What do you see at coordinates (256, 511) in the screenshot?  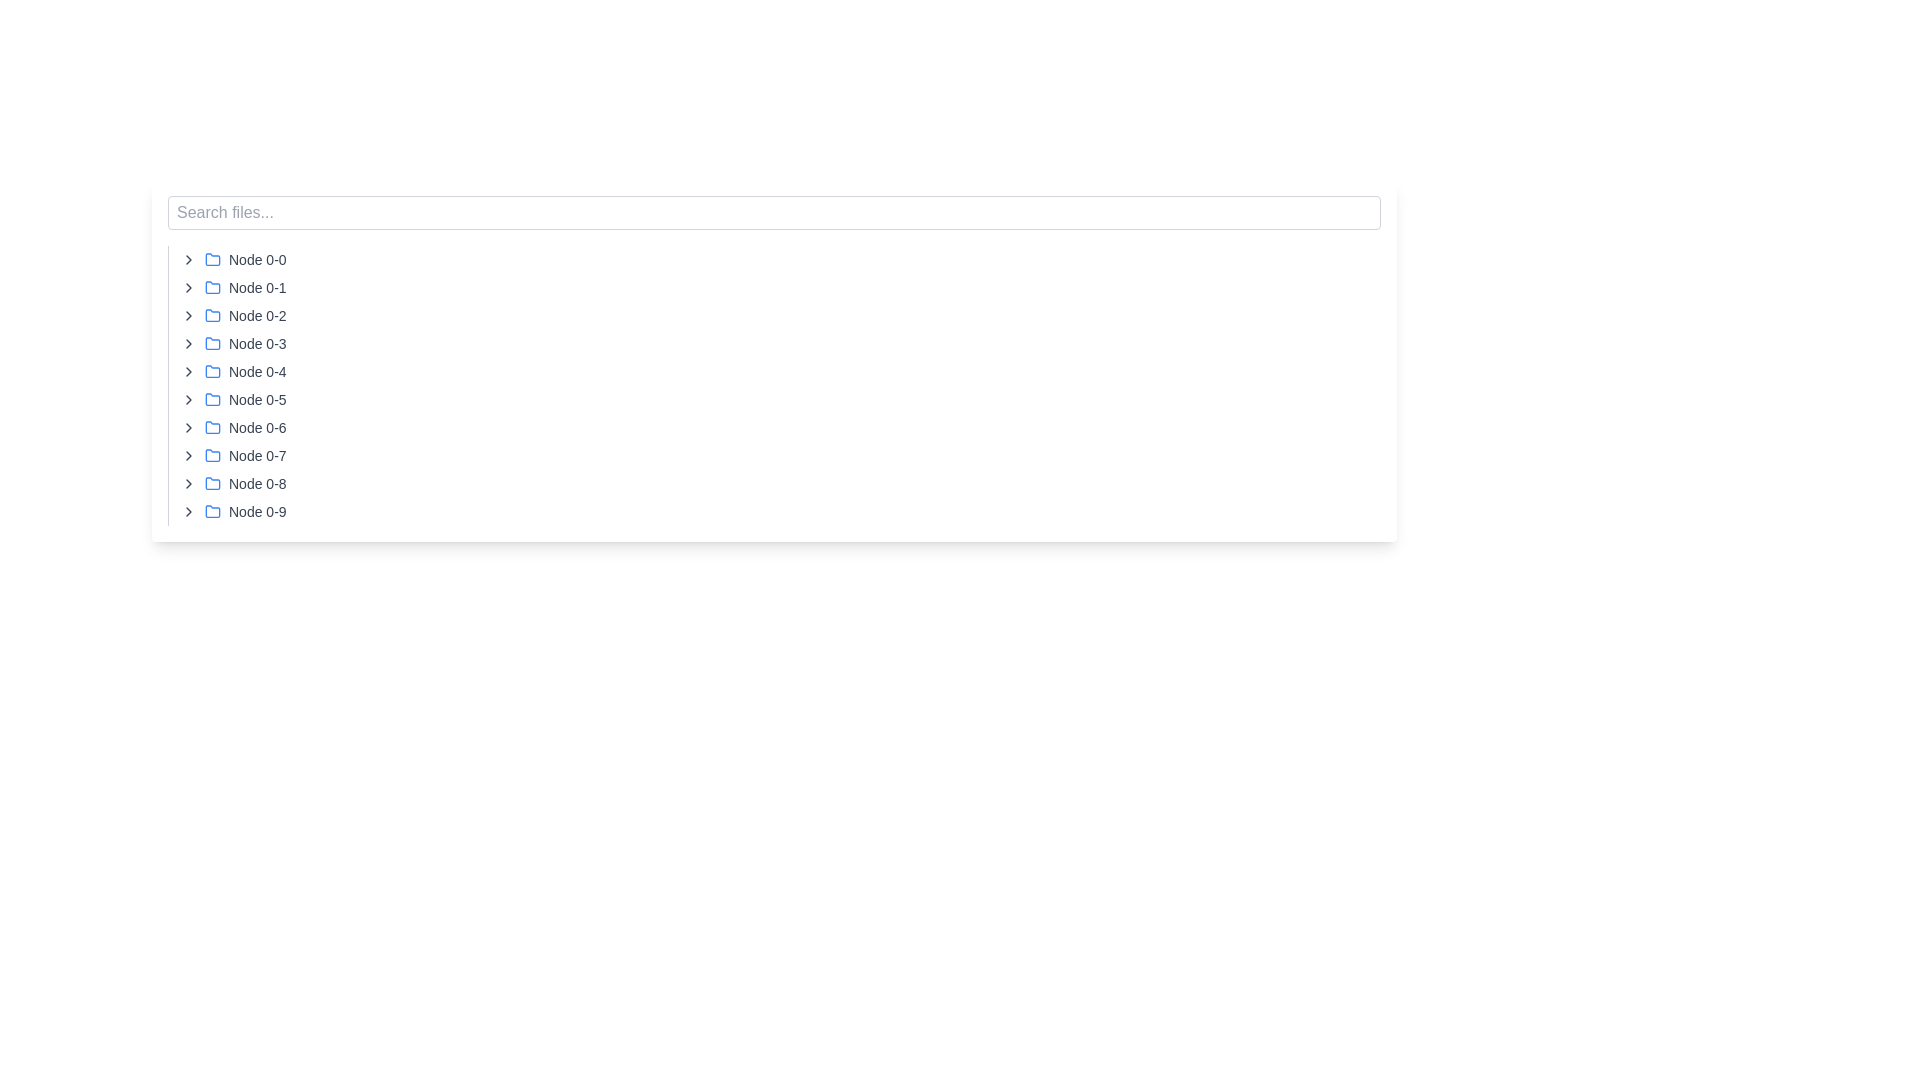 I see `the text label reading 'Node 0-9'` at bounding box center [256, 511].